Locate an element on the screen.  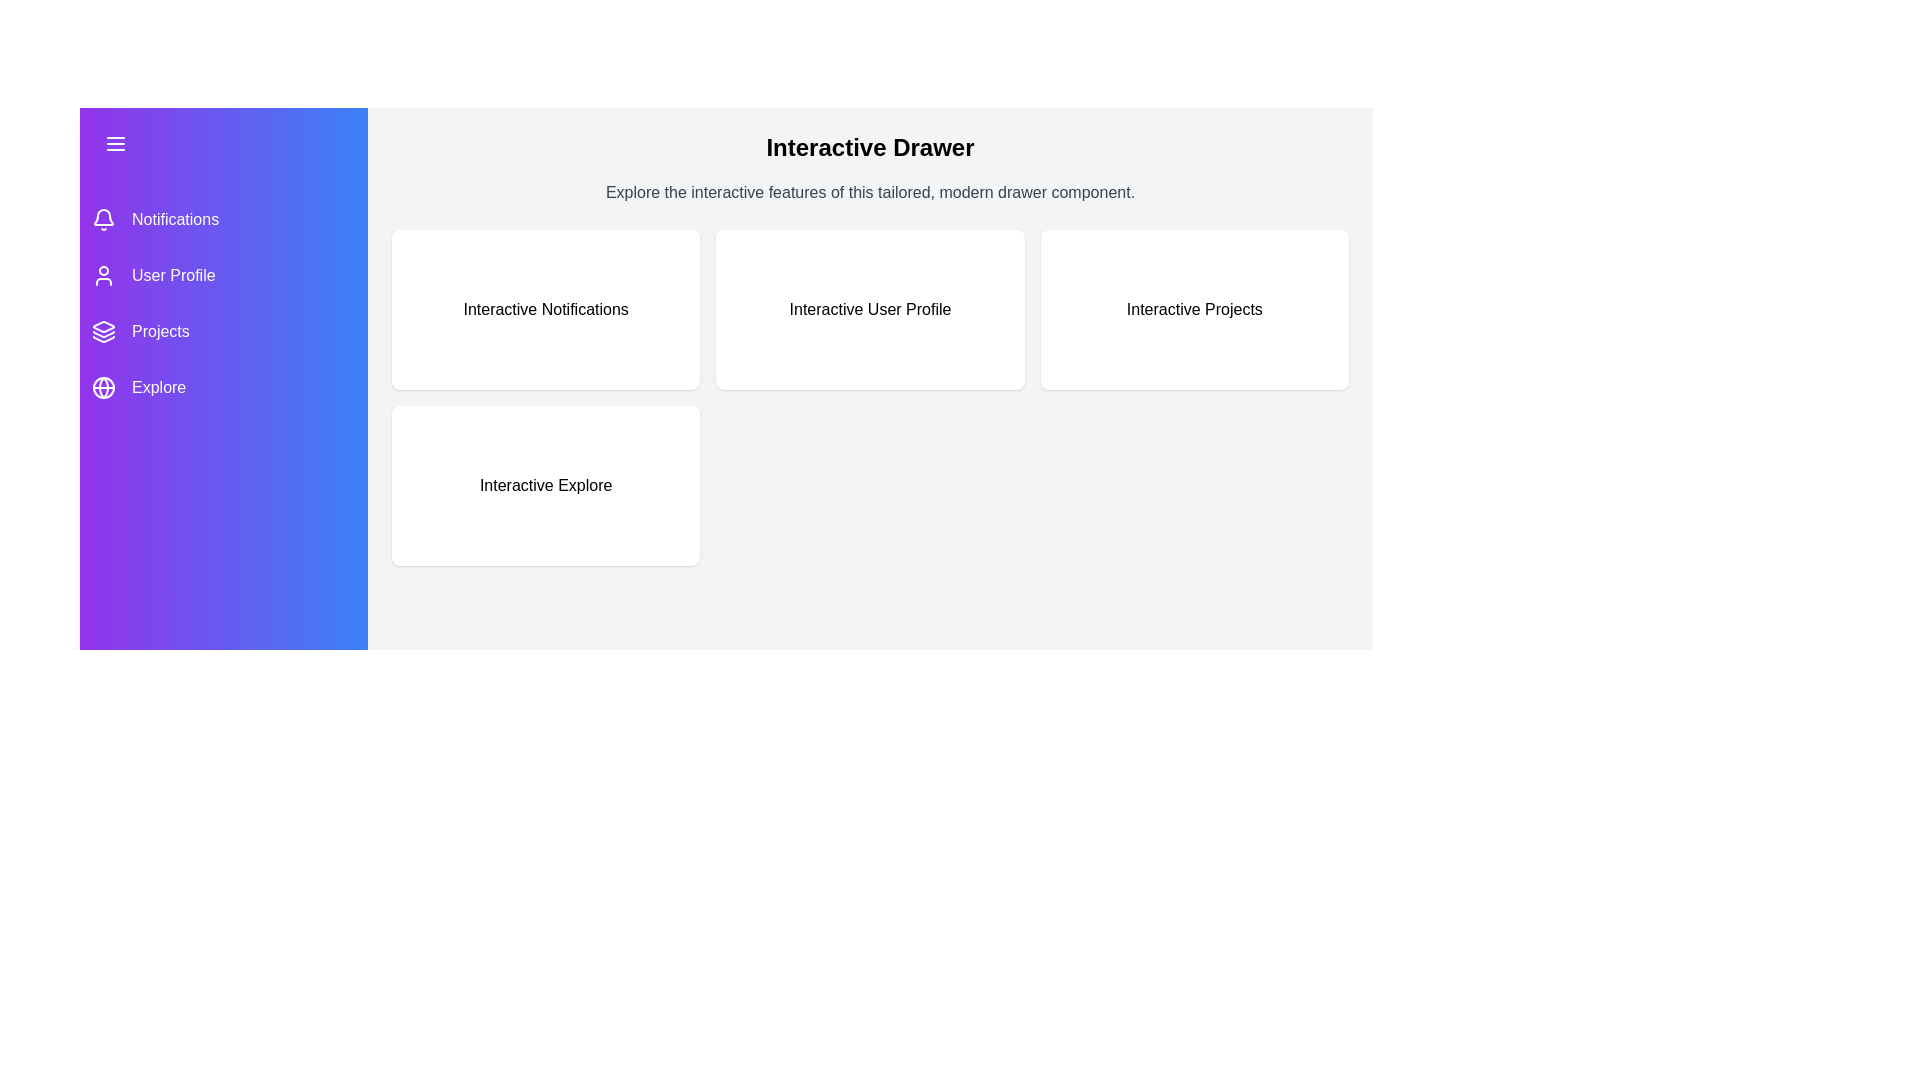
the menu item Explore is located at coordinates (224, 388).